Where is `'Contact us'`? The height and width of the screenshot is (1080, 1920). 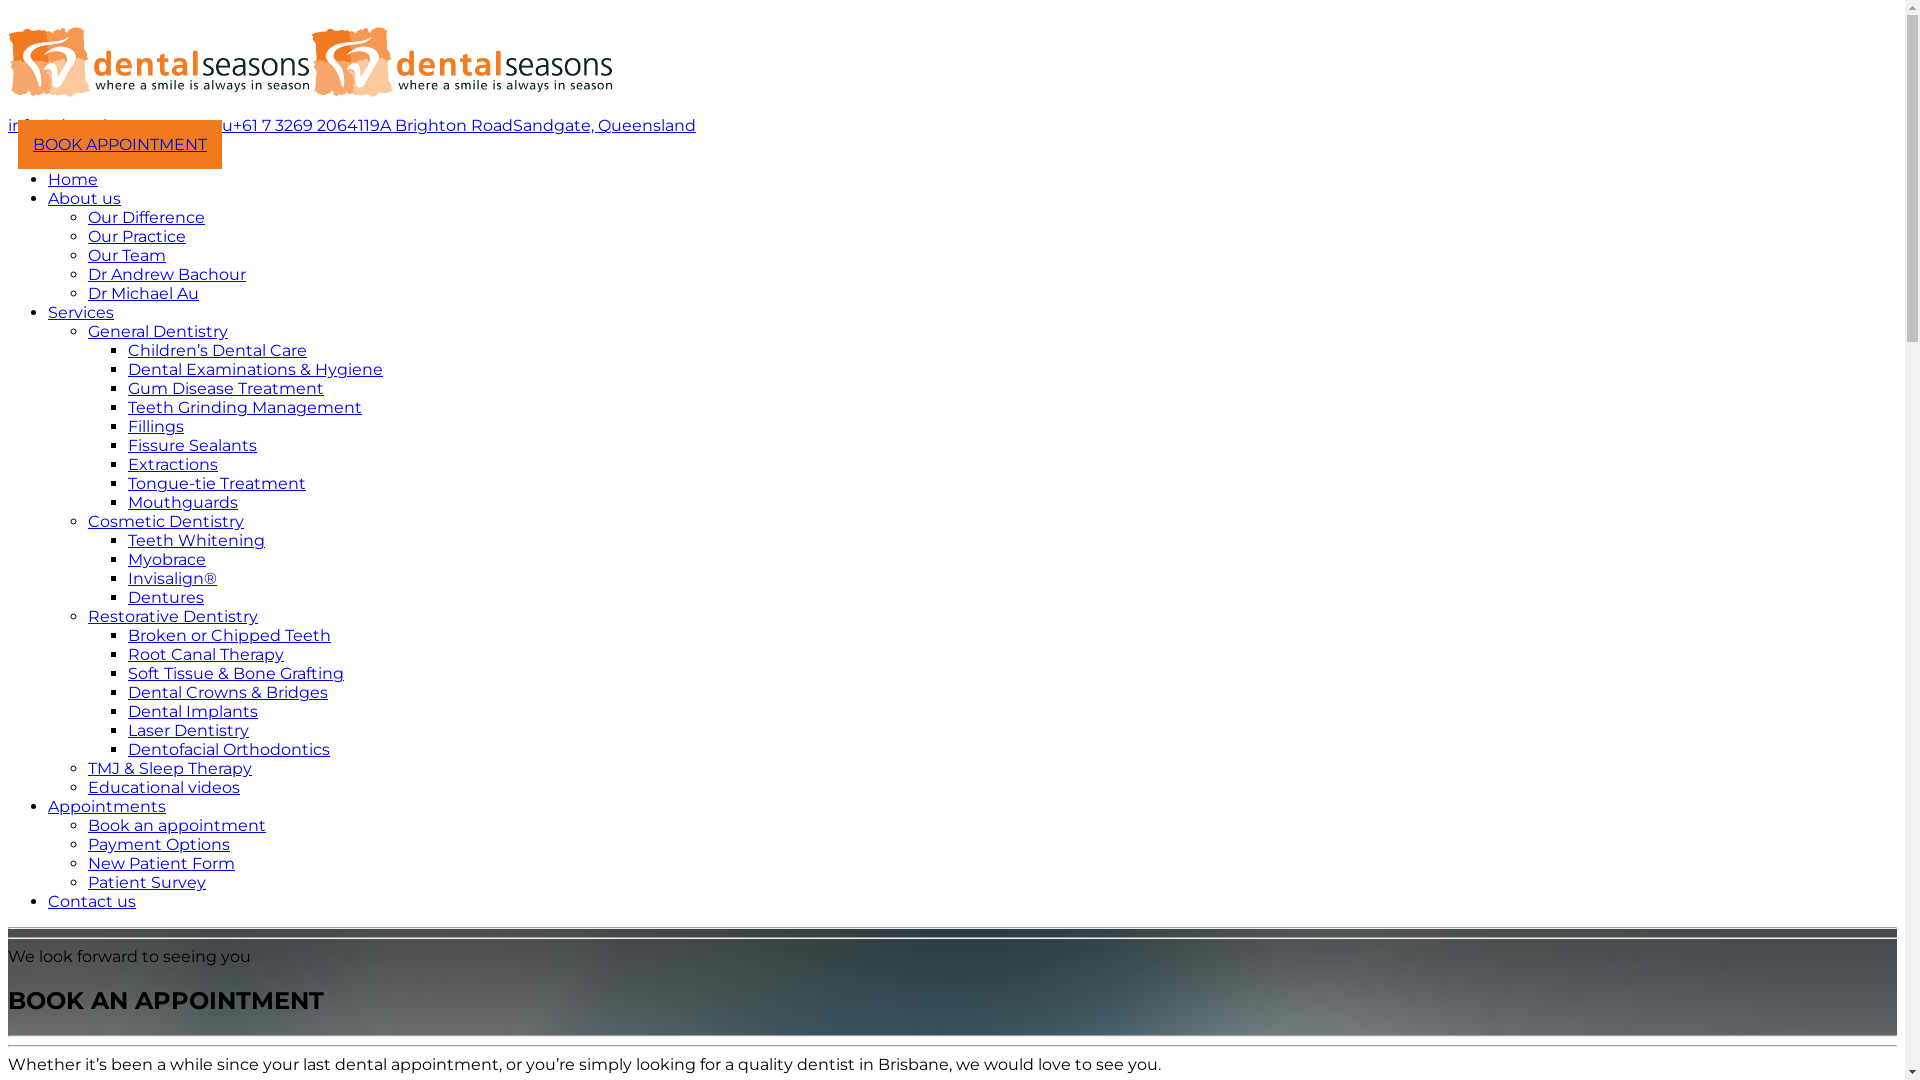 'Contact us' is located at coordinates (90, 901).